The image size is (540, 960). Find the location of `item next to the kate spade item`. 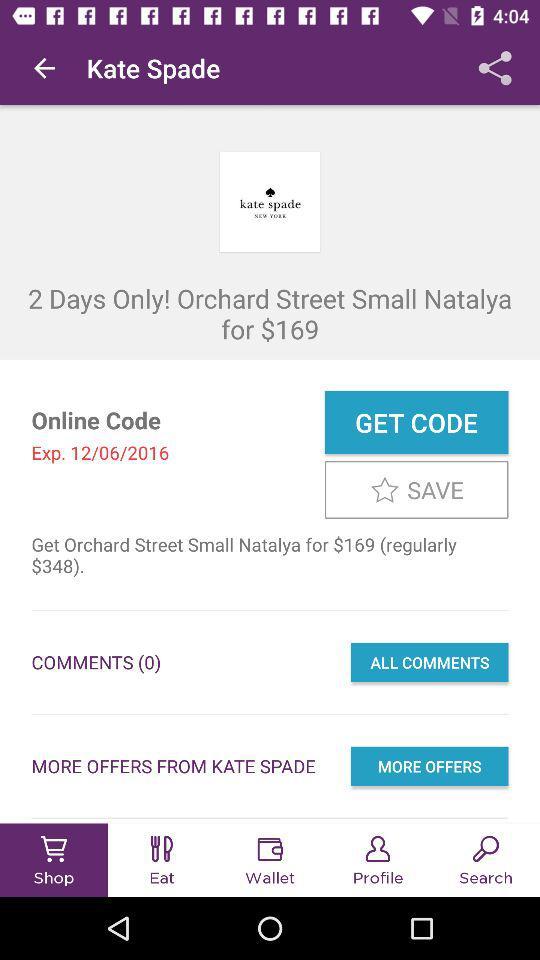

item next to the kate spade item is located at coordinates (44, 68).